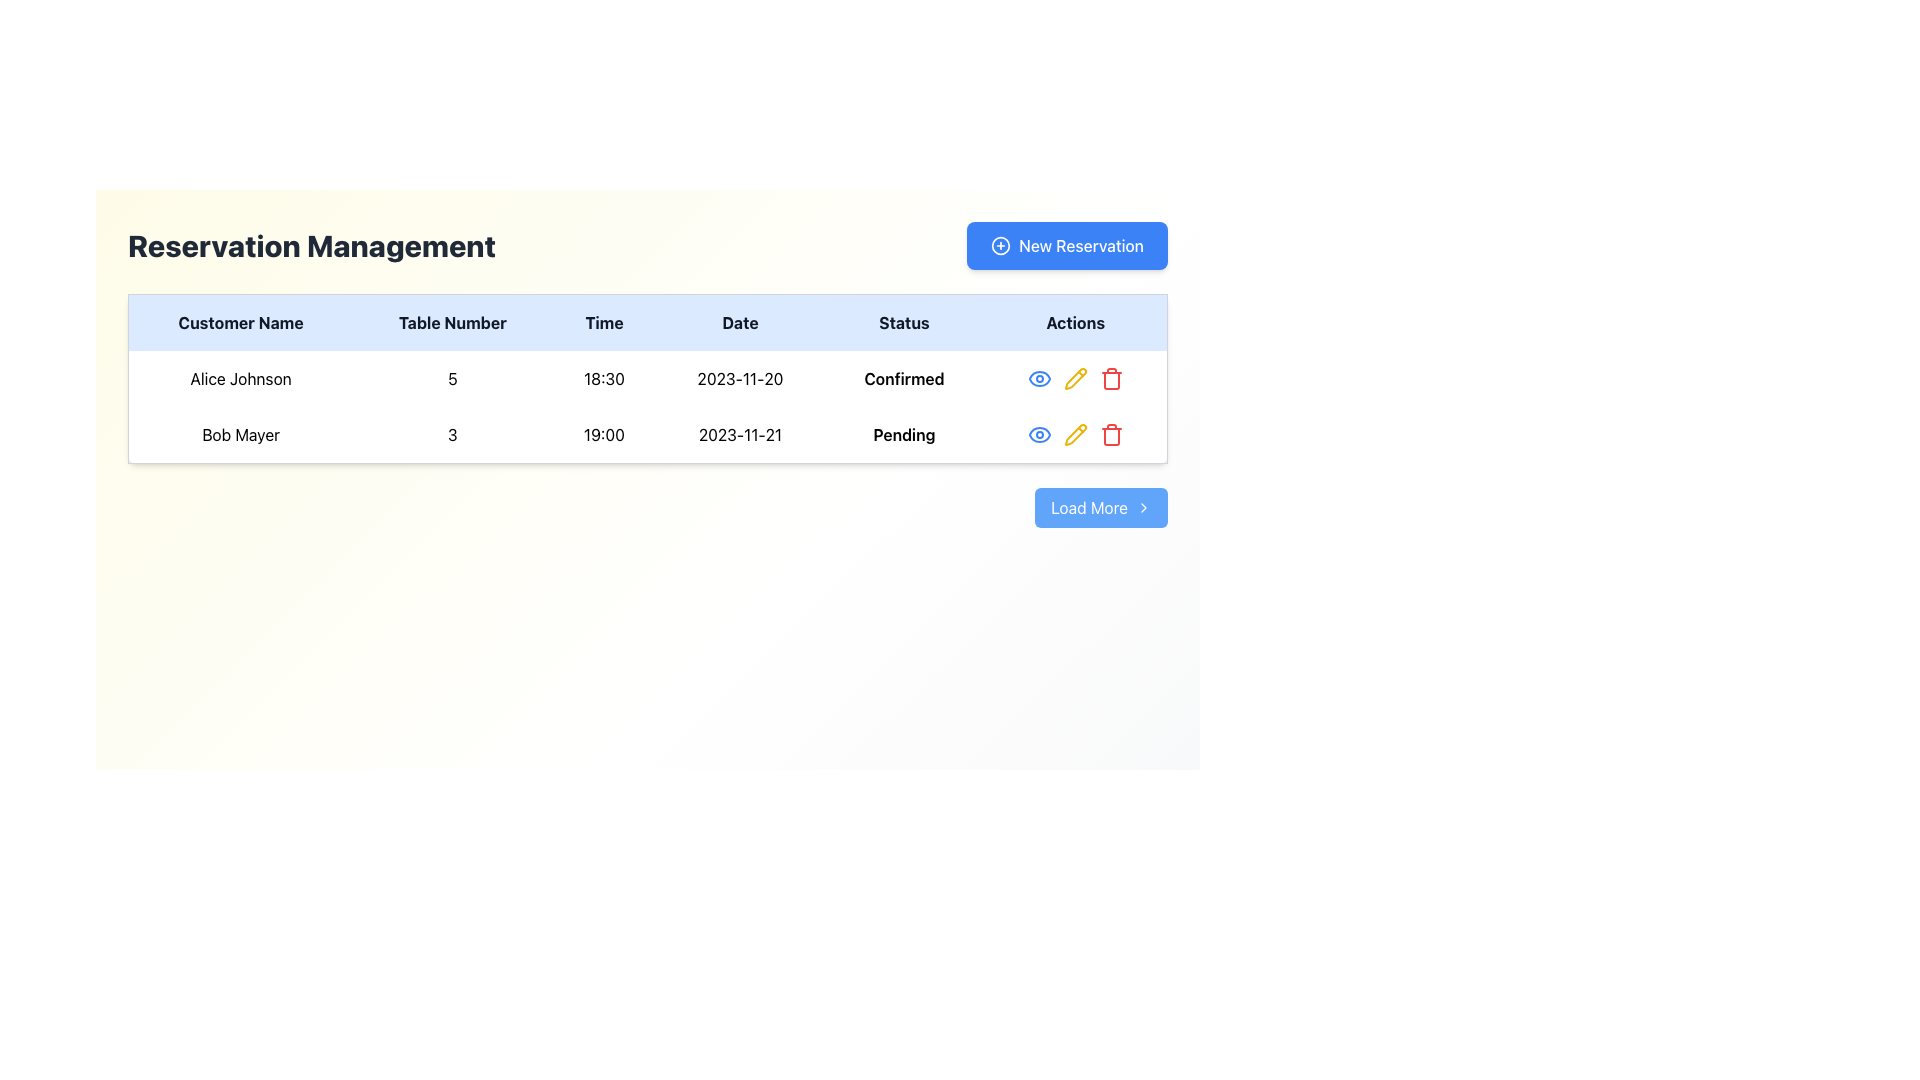  Describe the element at coordinates (903, 434) in the screenshot. I see `the 'Pending' text label in the 'Status' column of the second row corresponding to the reservation for 'Bob Mayer'` at that location.